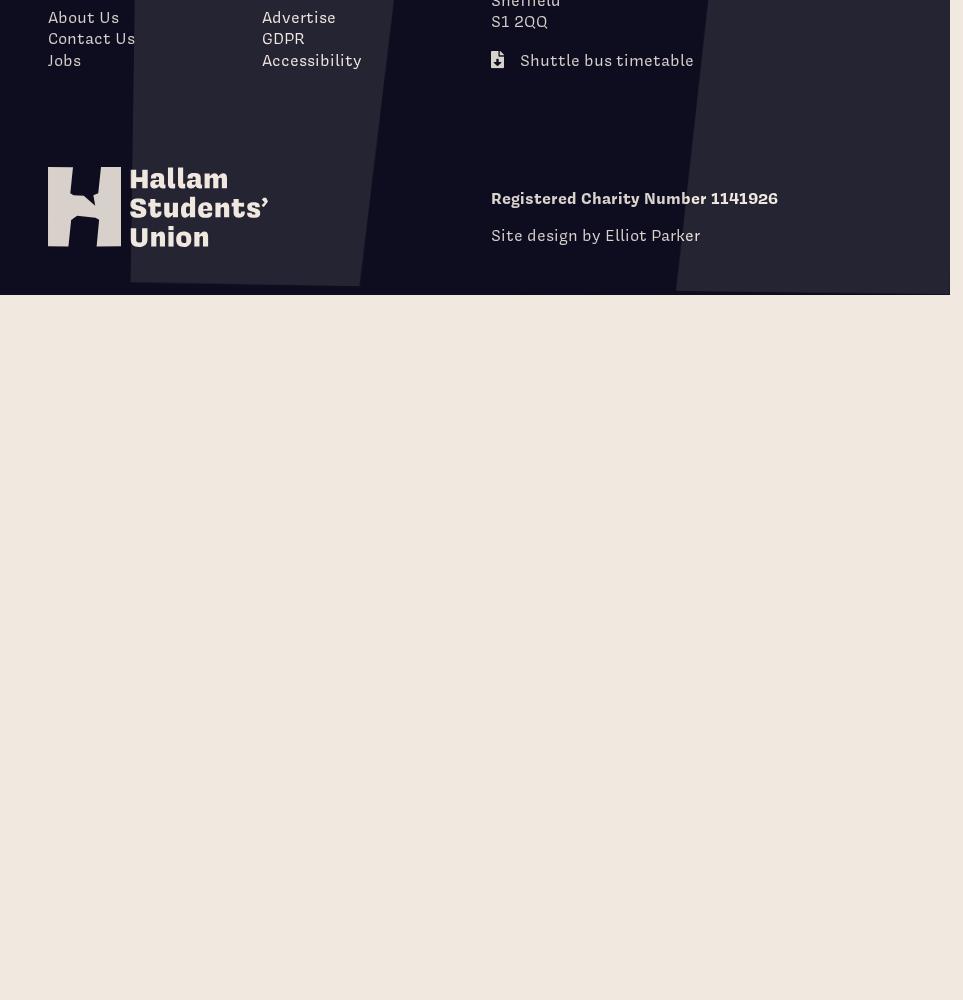 The width and height of the screenshot is (963, 1000). I want to click on 'Registered Charity Number 1141926', so click(633, 197).